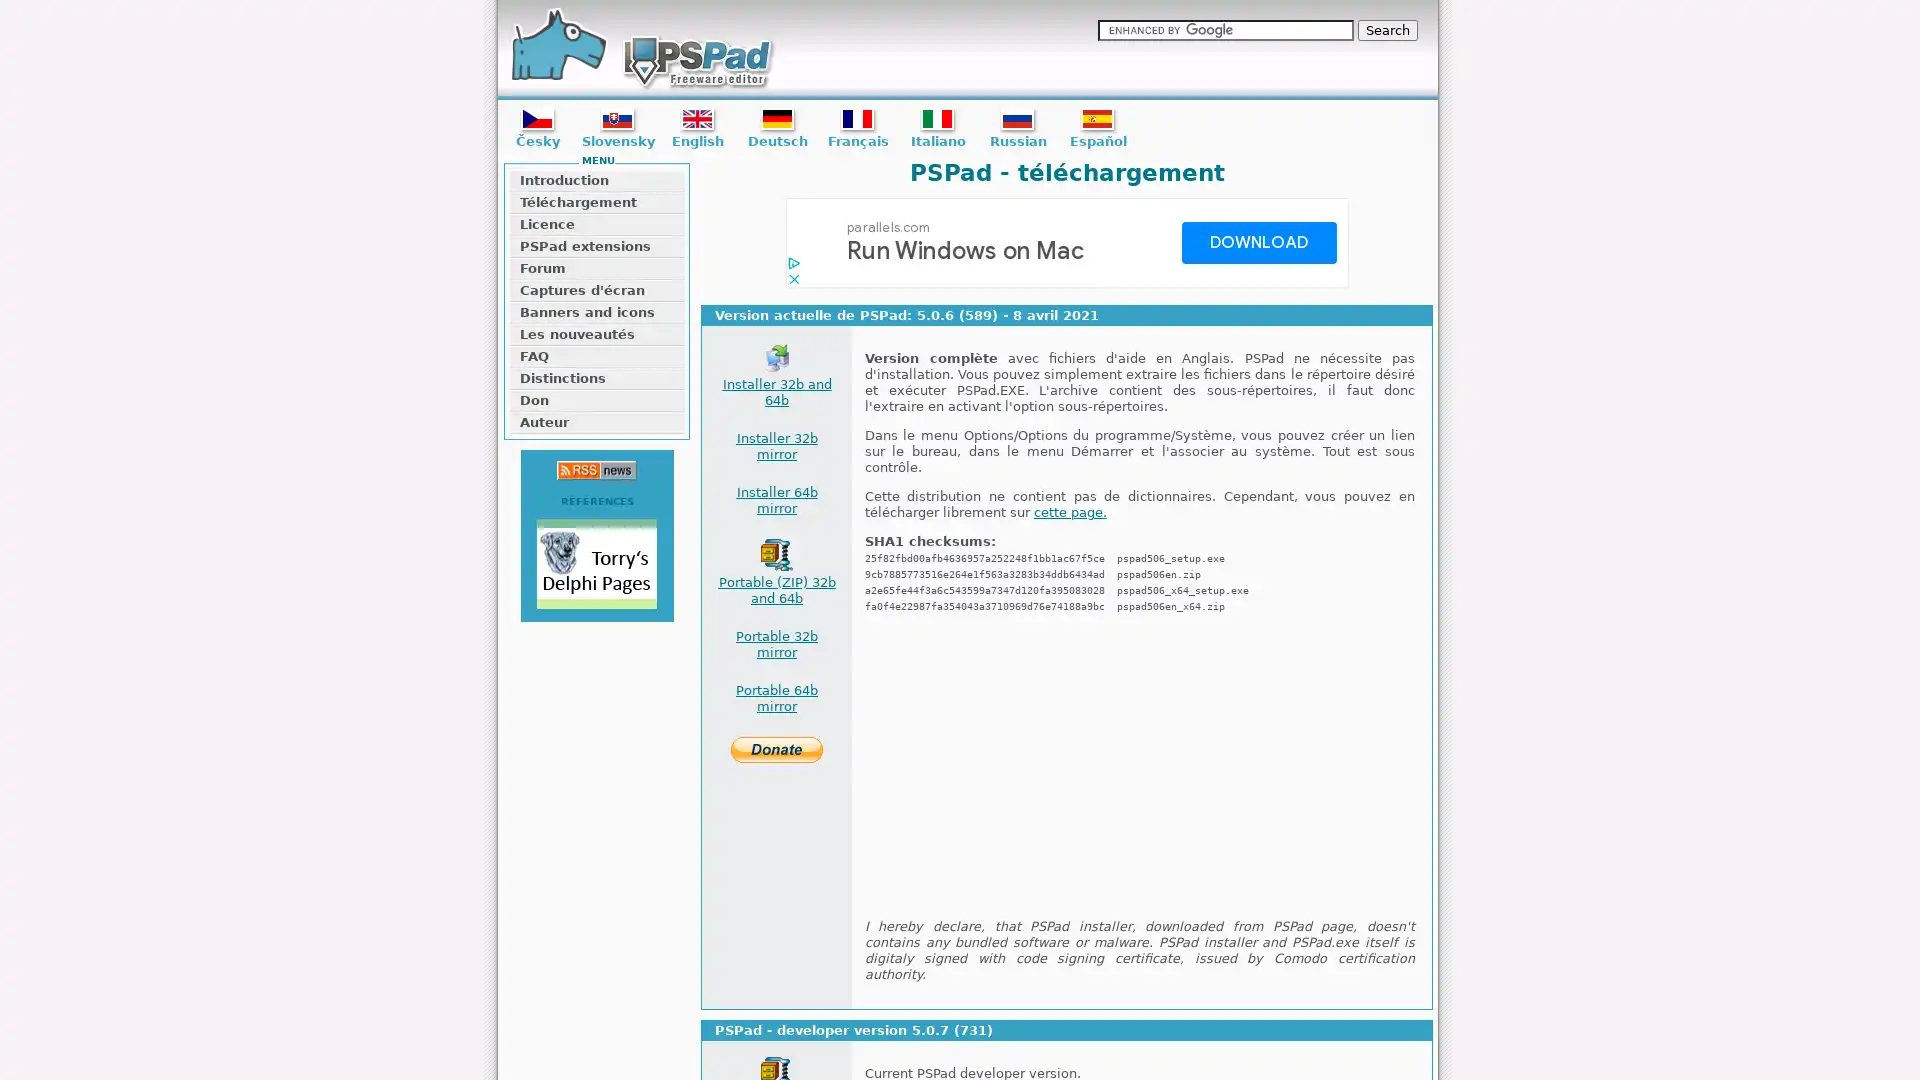 This screenshot has height=1080, width=1920. Describe the element at coordinates (1386, 30) in the screenshot. I see `Search` at that location.